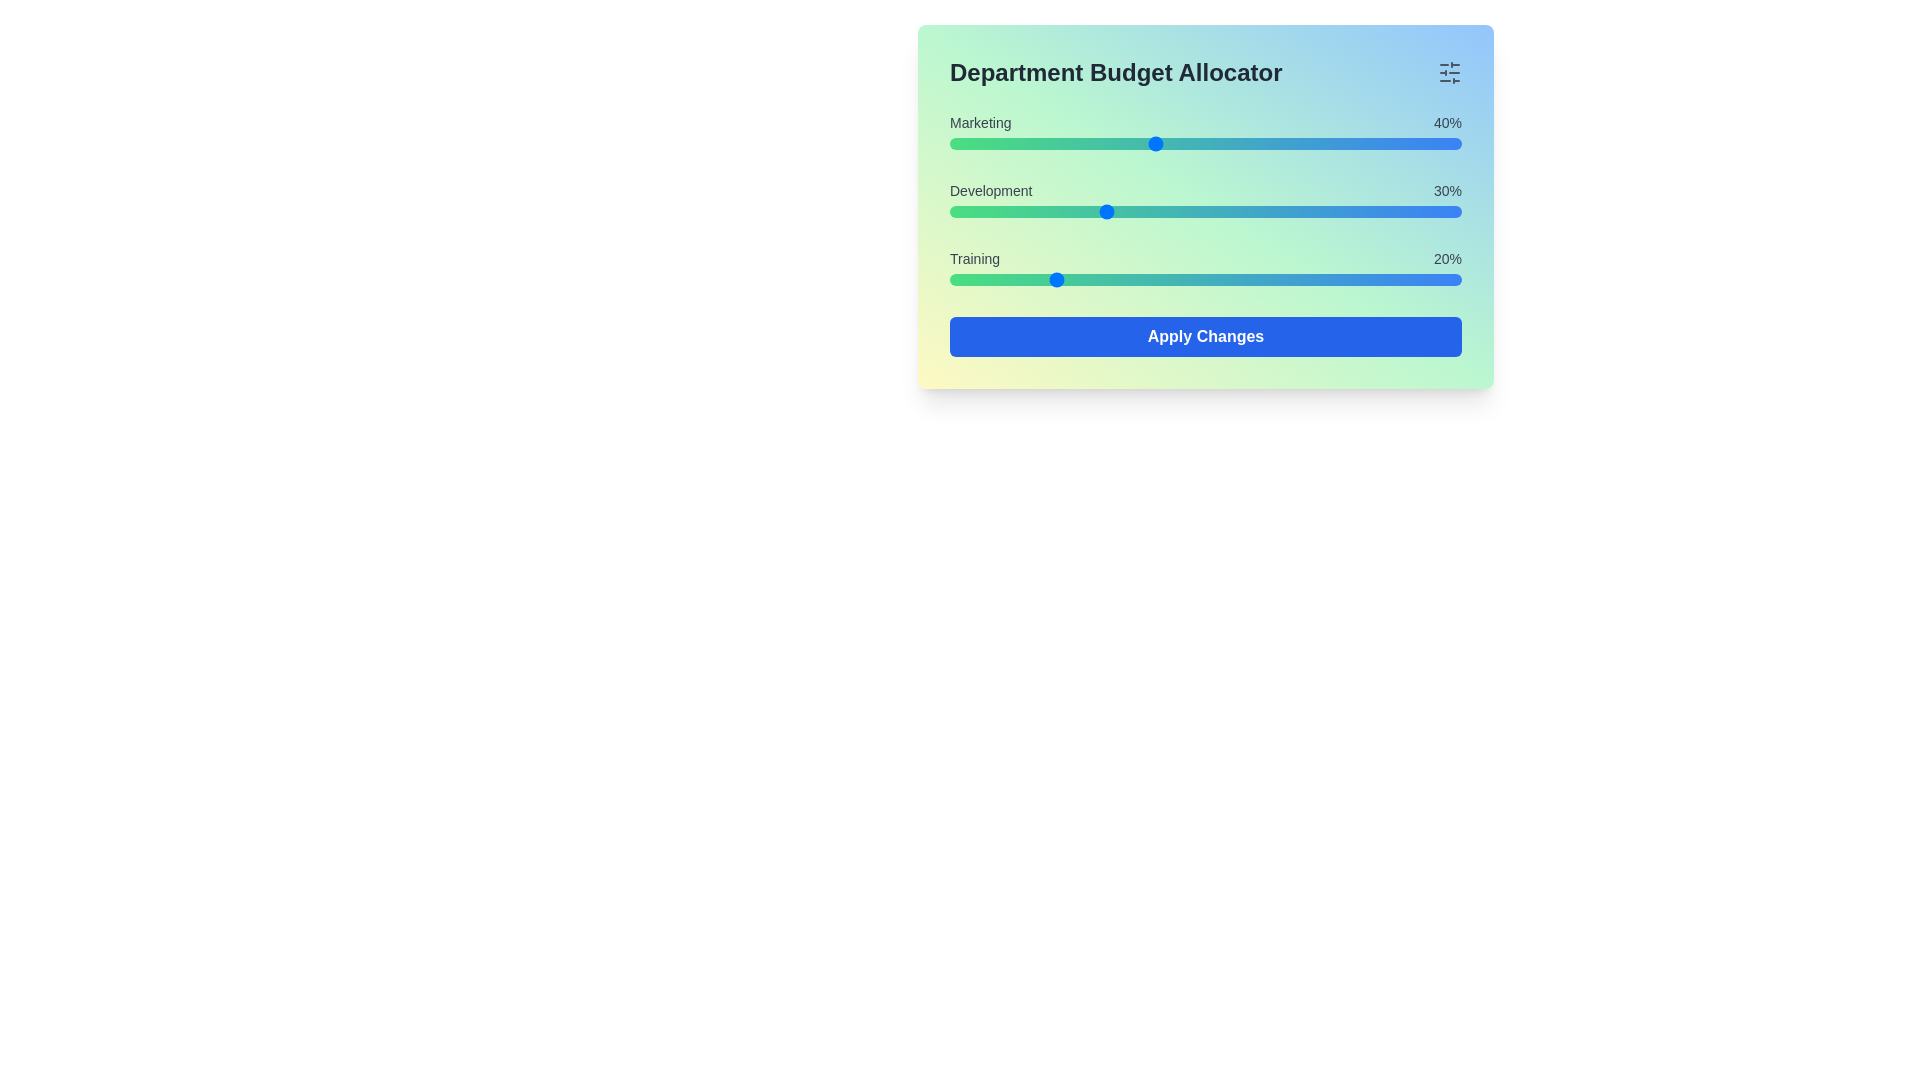  I want to click on the Training budget slider to 69%, so click(1303, 280).